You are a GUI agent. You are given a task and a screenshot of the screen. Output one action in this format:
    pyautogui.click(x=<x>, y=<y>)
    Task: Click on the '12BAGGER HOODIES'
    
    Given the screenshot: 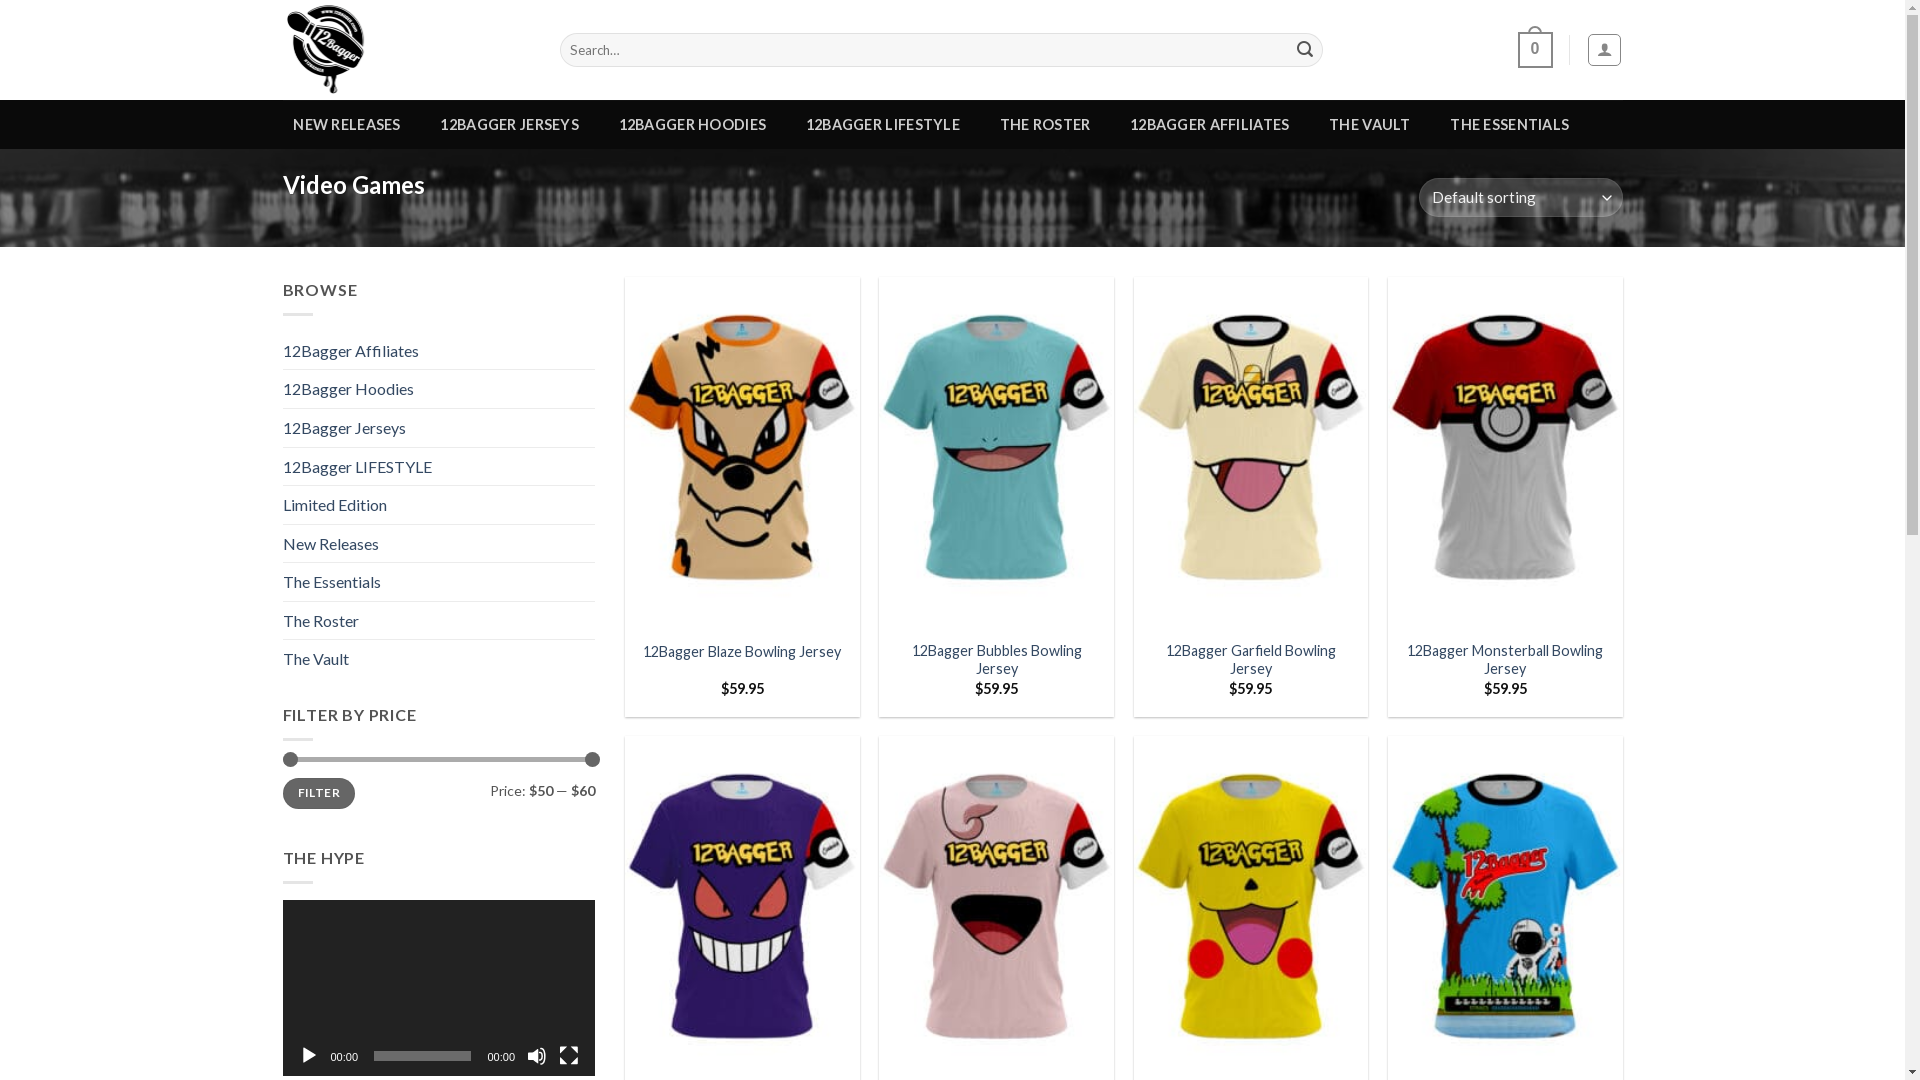 What is the action you would take?
    pyautogui.click(x=692, y=124)
    